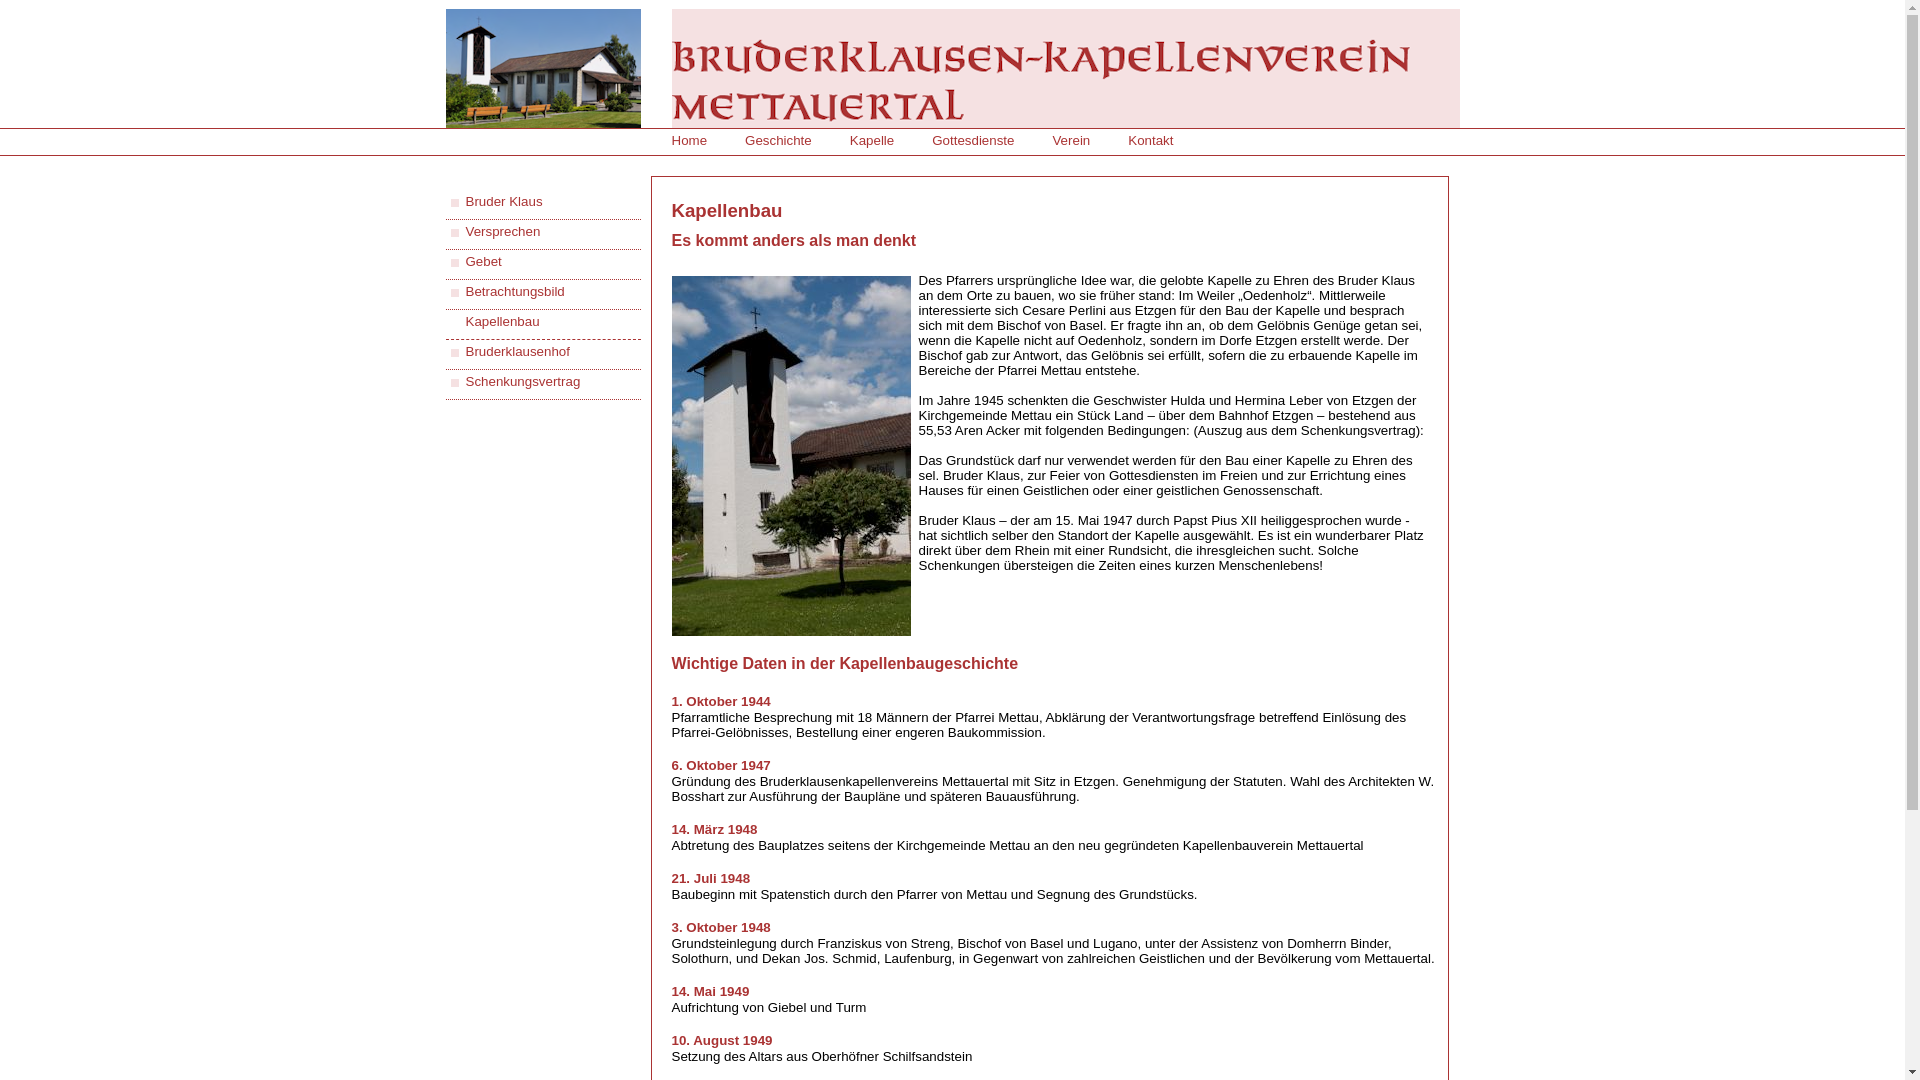 The image size is (1920, 1080). I want to click on 'Kapelle', so click(872, 139).